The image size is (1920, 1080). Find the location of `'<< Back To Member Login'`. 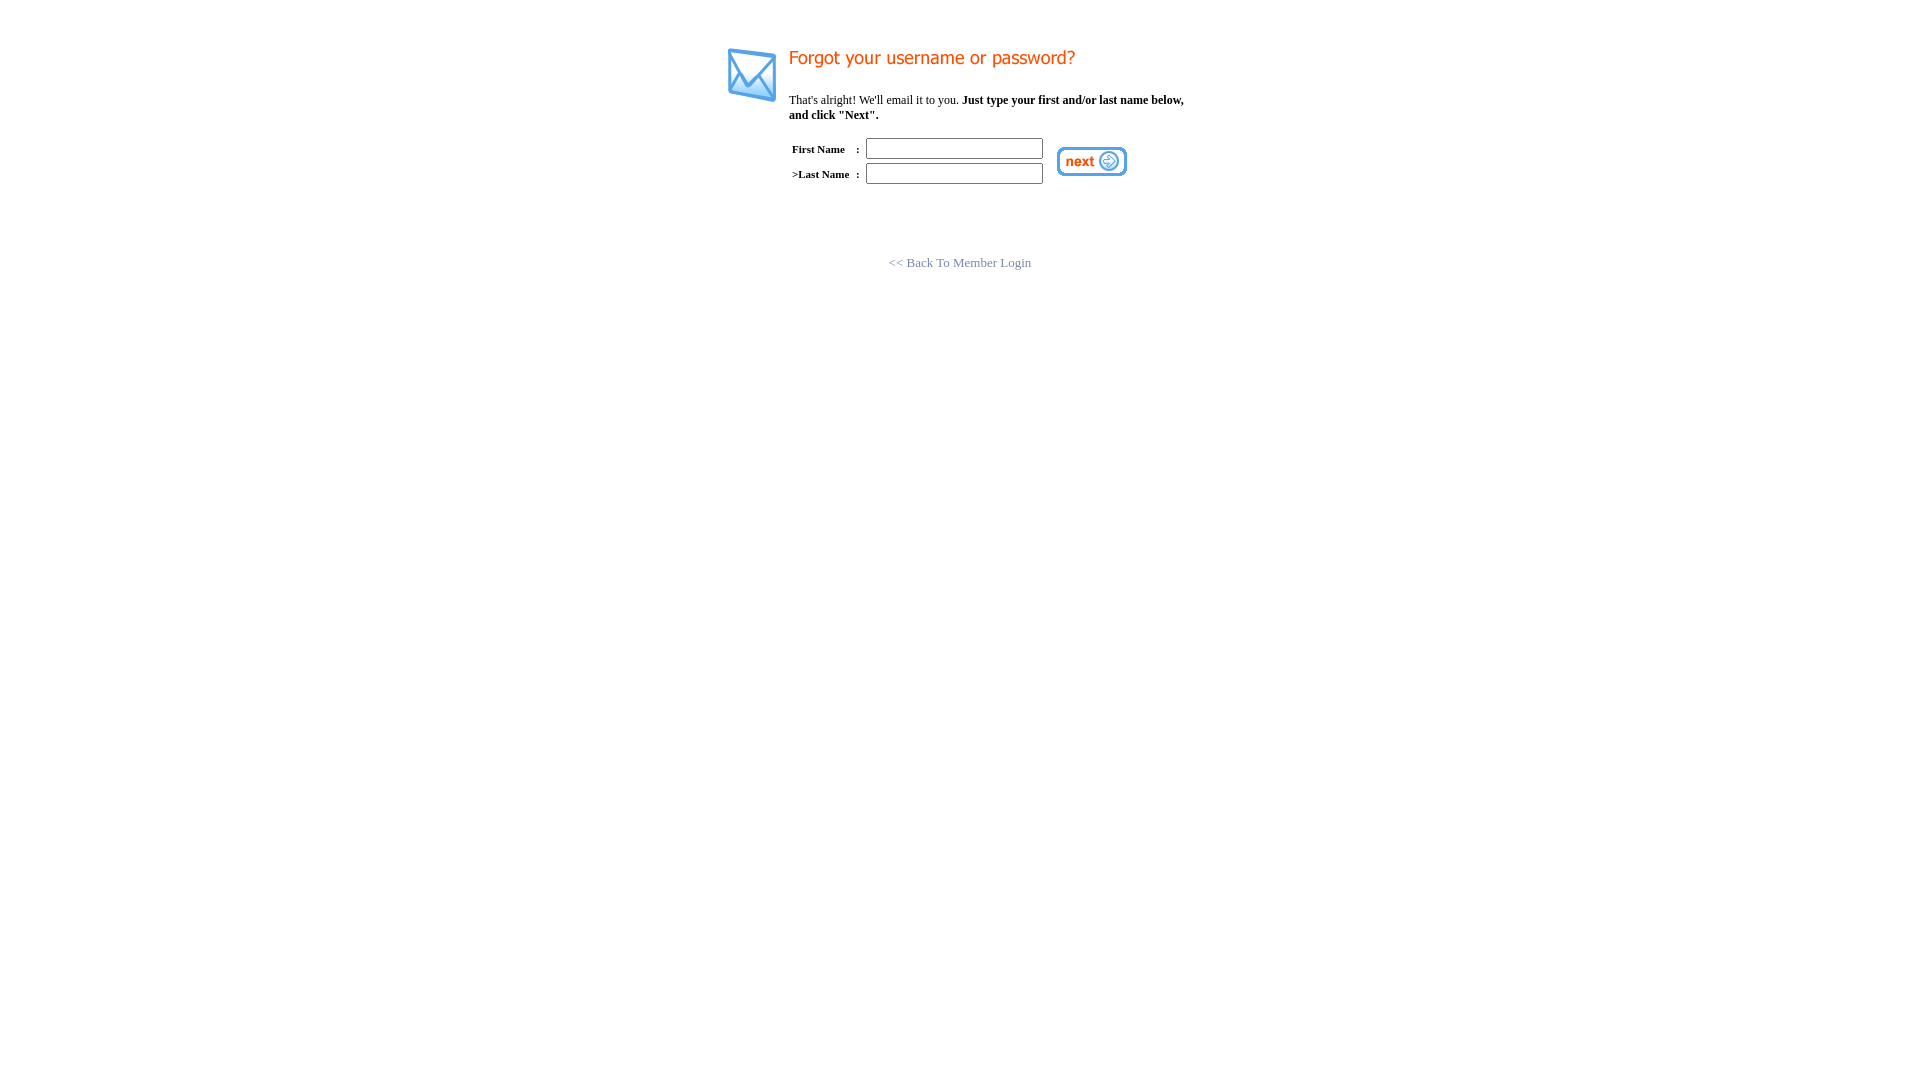

'<< Back To Member Login' is located at coordinates (960, 261).